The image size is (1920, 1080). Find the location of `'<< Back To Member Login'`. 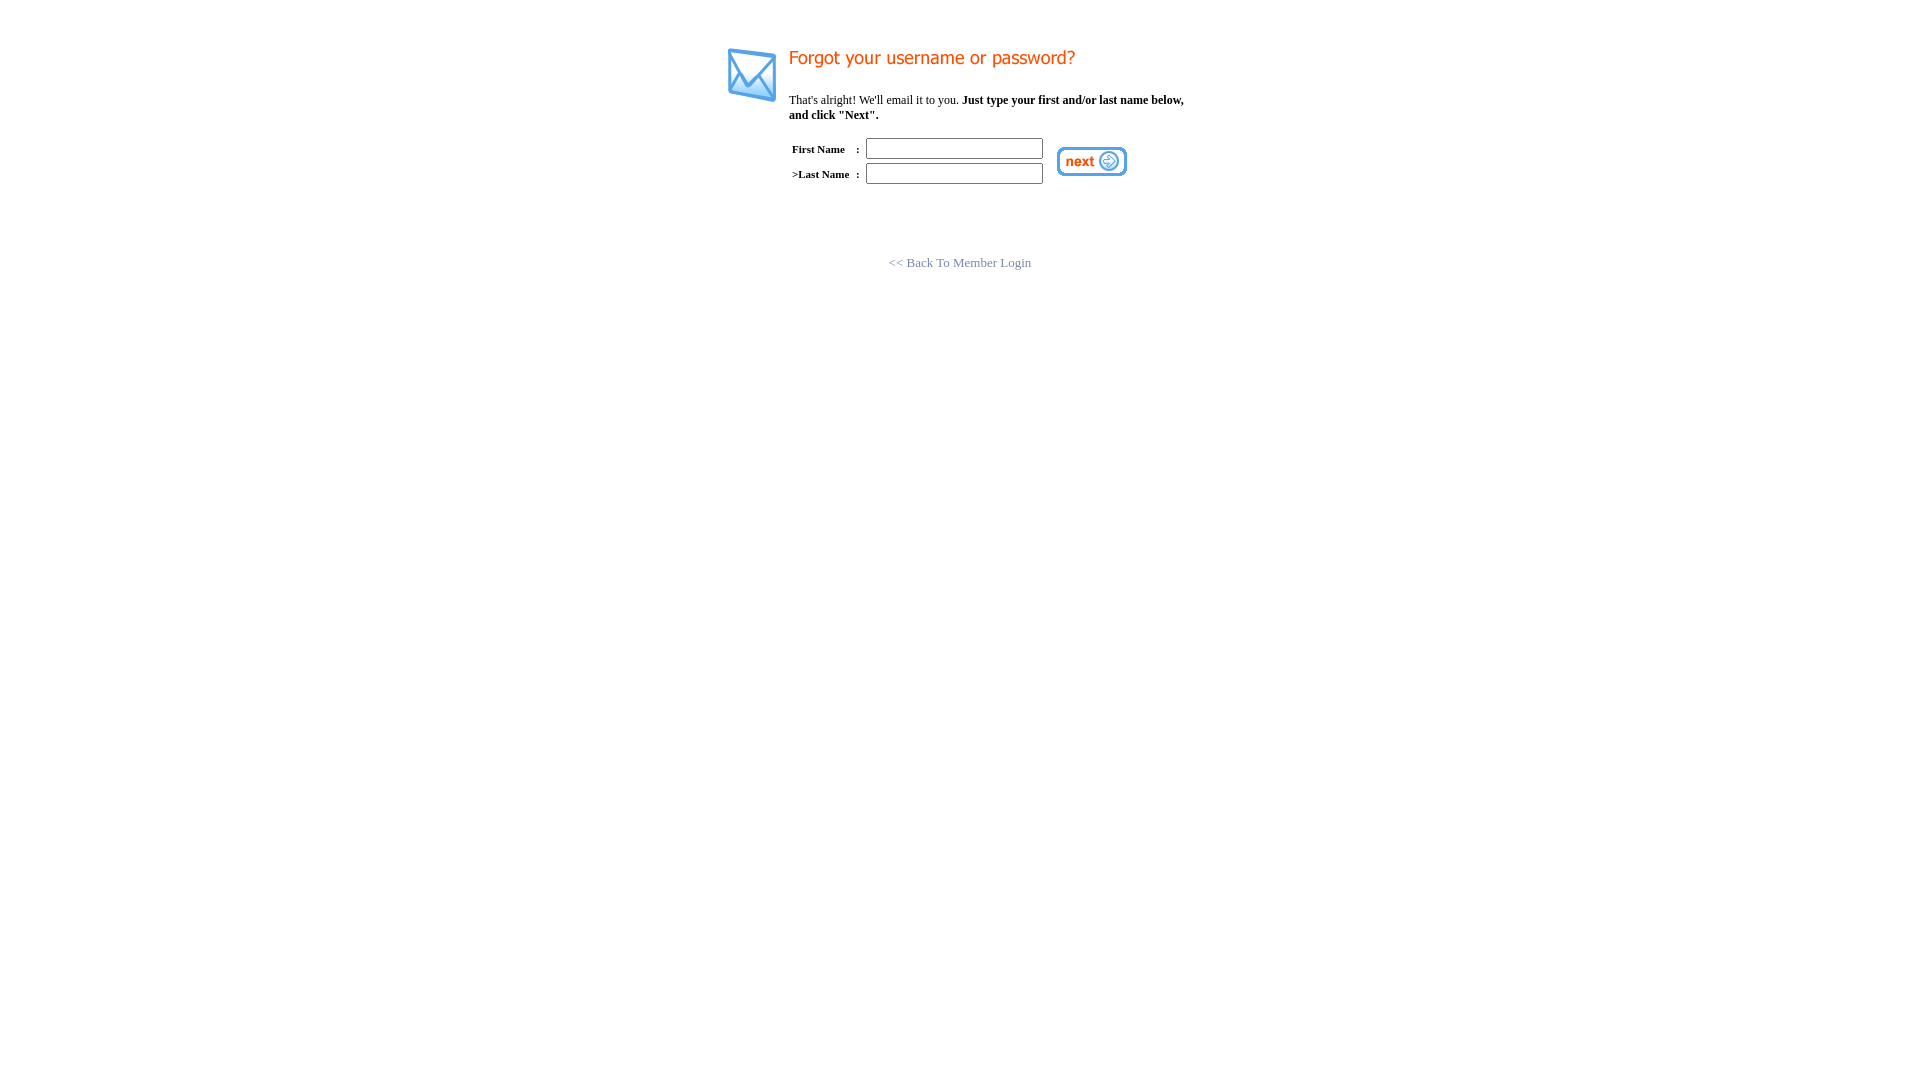

'<< Back To Member Login' is located at coordinates (960, 261).